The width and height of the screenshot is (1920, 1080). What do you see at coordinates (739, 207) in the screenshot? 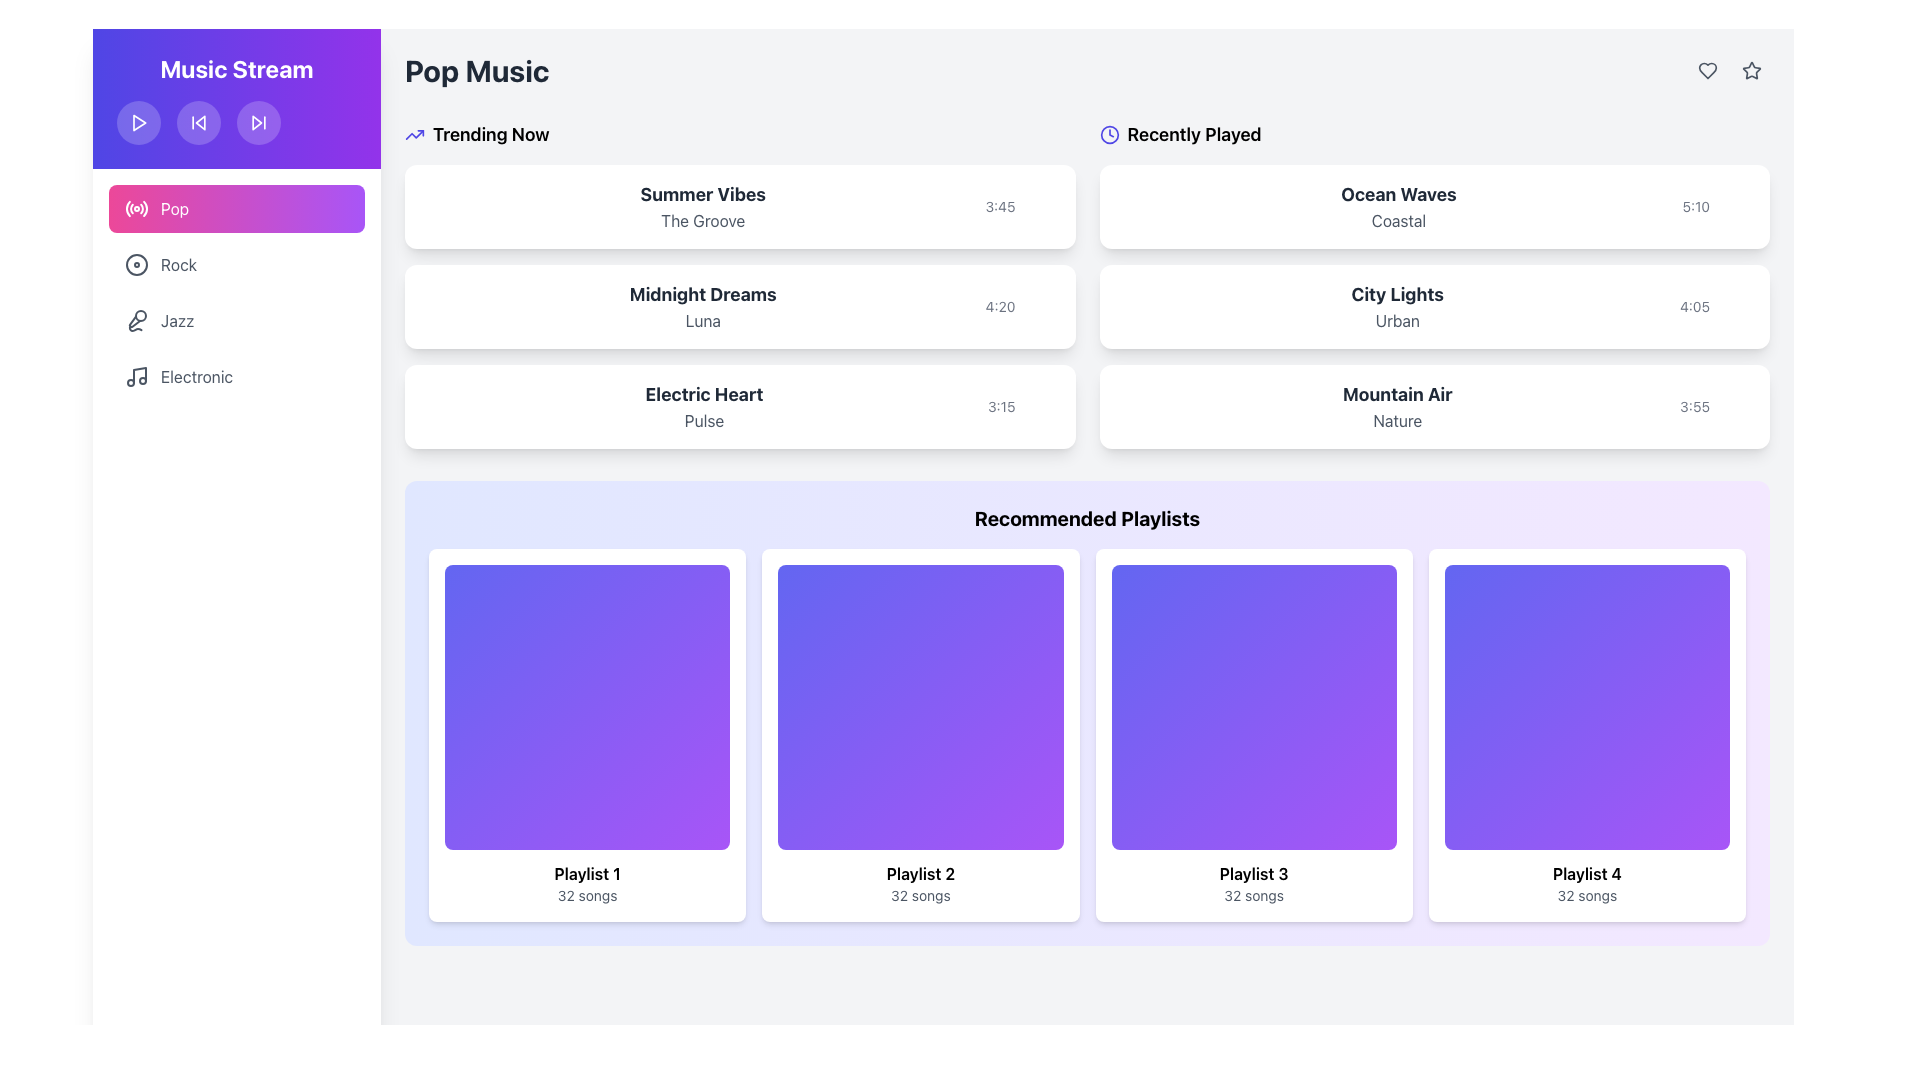
I see `the Information display element showing 'Summer Vibes' and 'The Groove' with a duration of '3:45', located under the 'Trending Now' section` at bounding box center [739, 207].